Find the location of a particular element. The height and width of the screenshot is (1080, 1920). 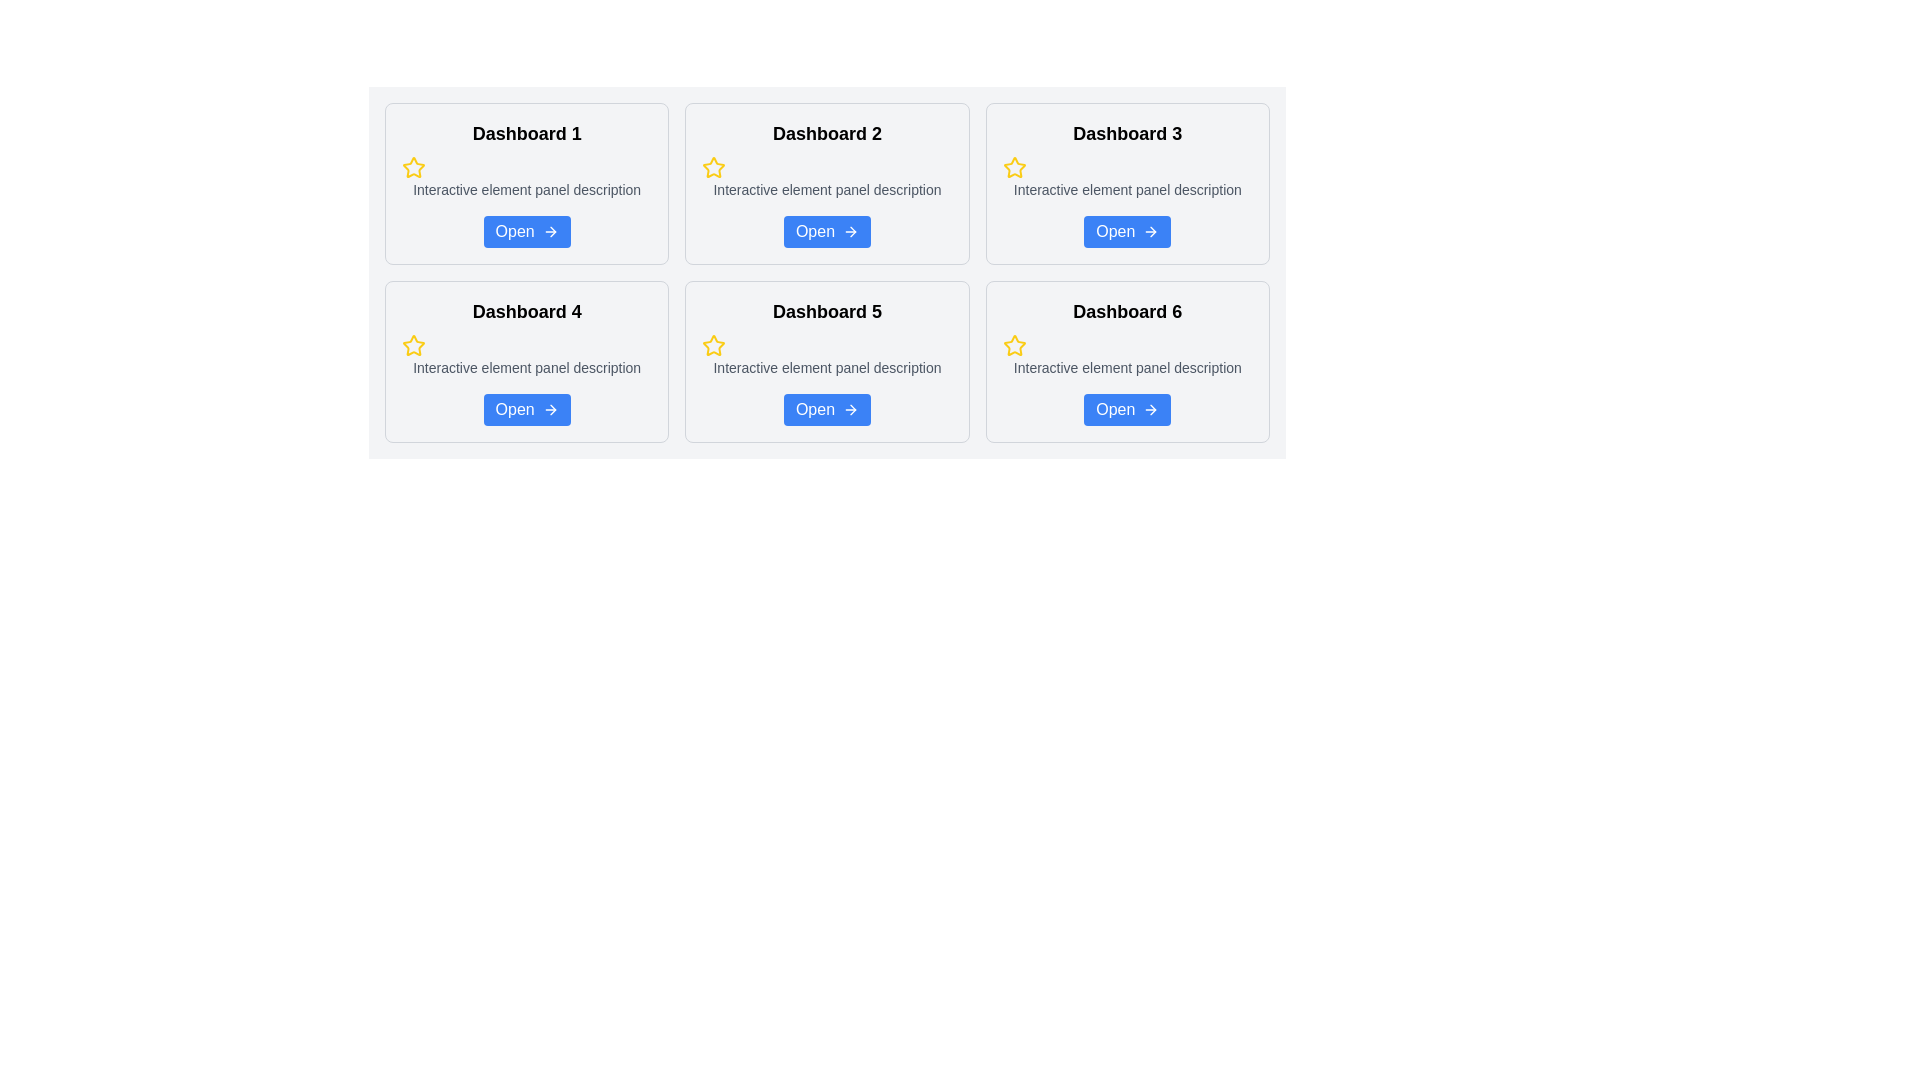

the Text Label located under the heading 'Dashboard 5' and above the blue button labeled 'Open' is located at coordinates (827, 367).